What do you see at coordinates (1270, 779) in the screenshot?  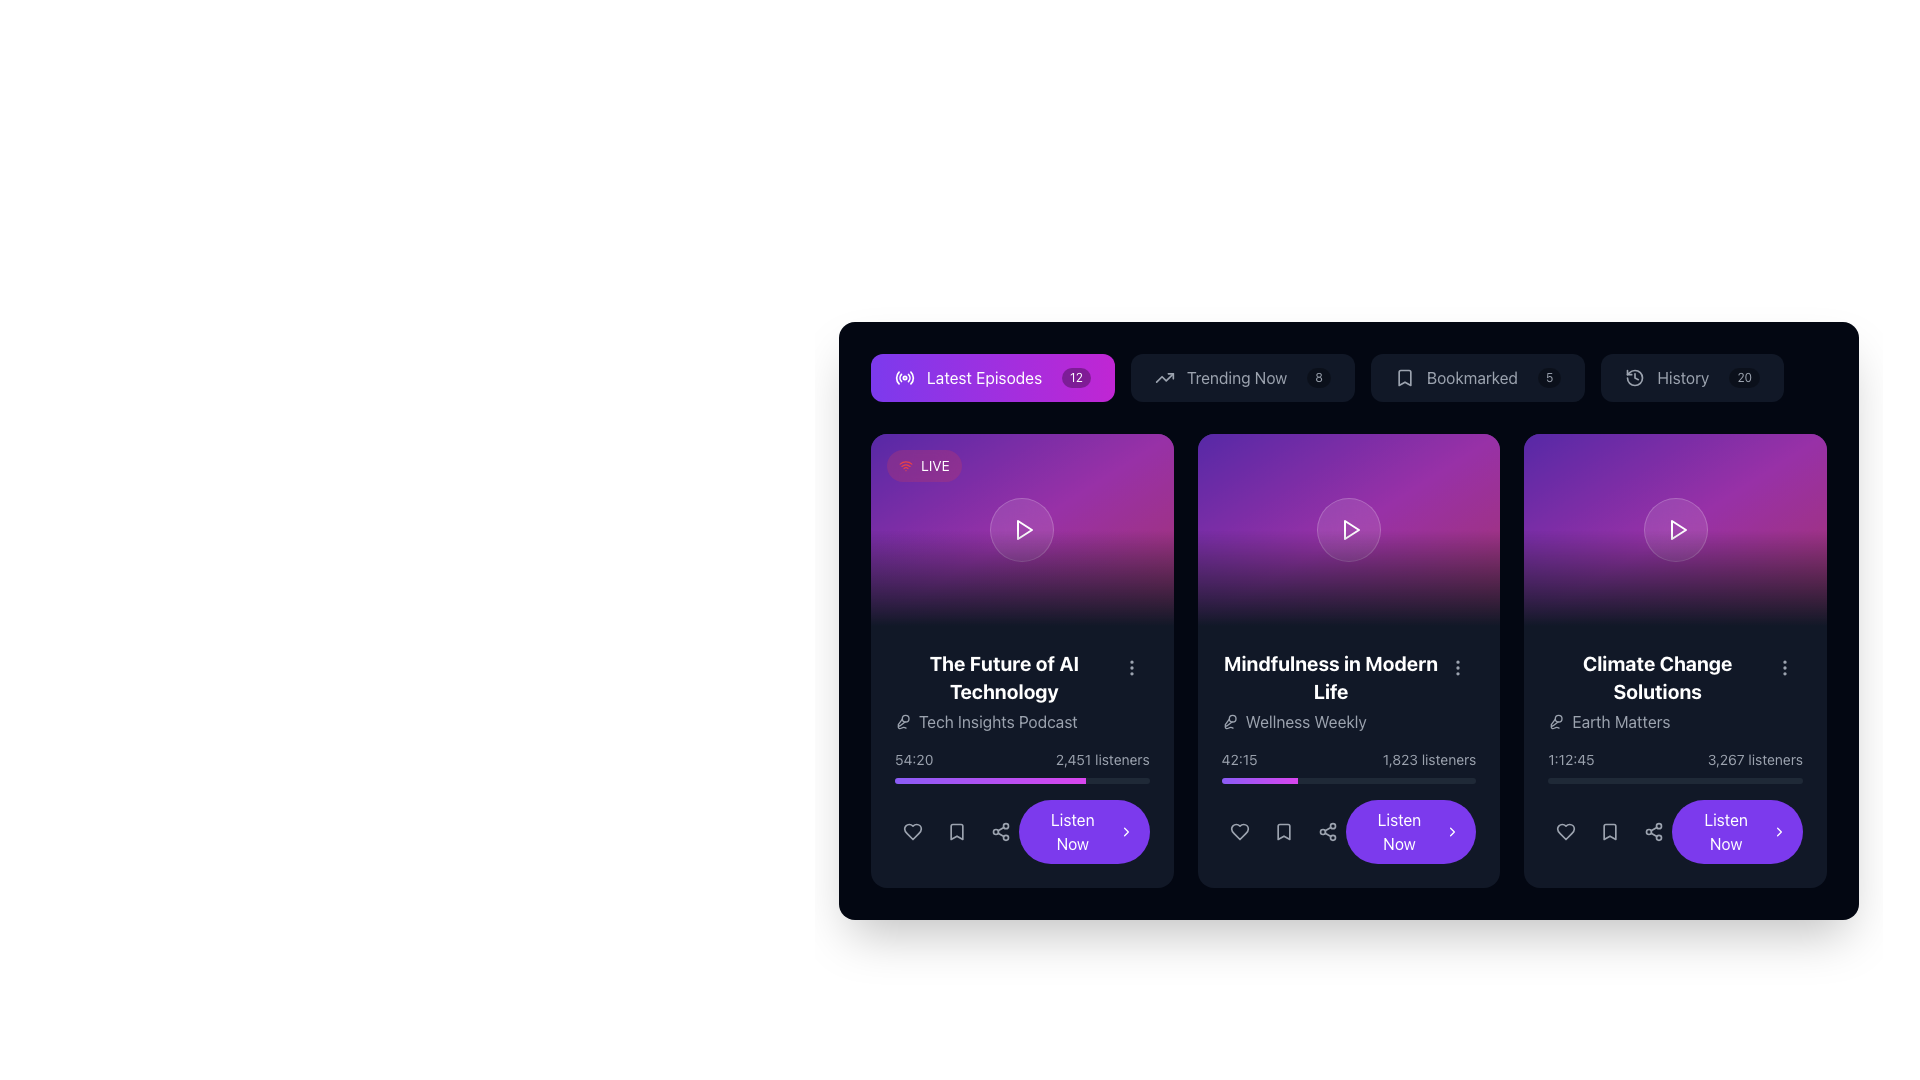 I see `progress` at bounding box center [1270, 779].